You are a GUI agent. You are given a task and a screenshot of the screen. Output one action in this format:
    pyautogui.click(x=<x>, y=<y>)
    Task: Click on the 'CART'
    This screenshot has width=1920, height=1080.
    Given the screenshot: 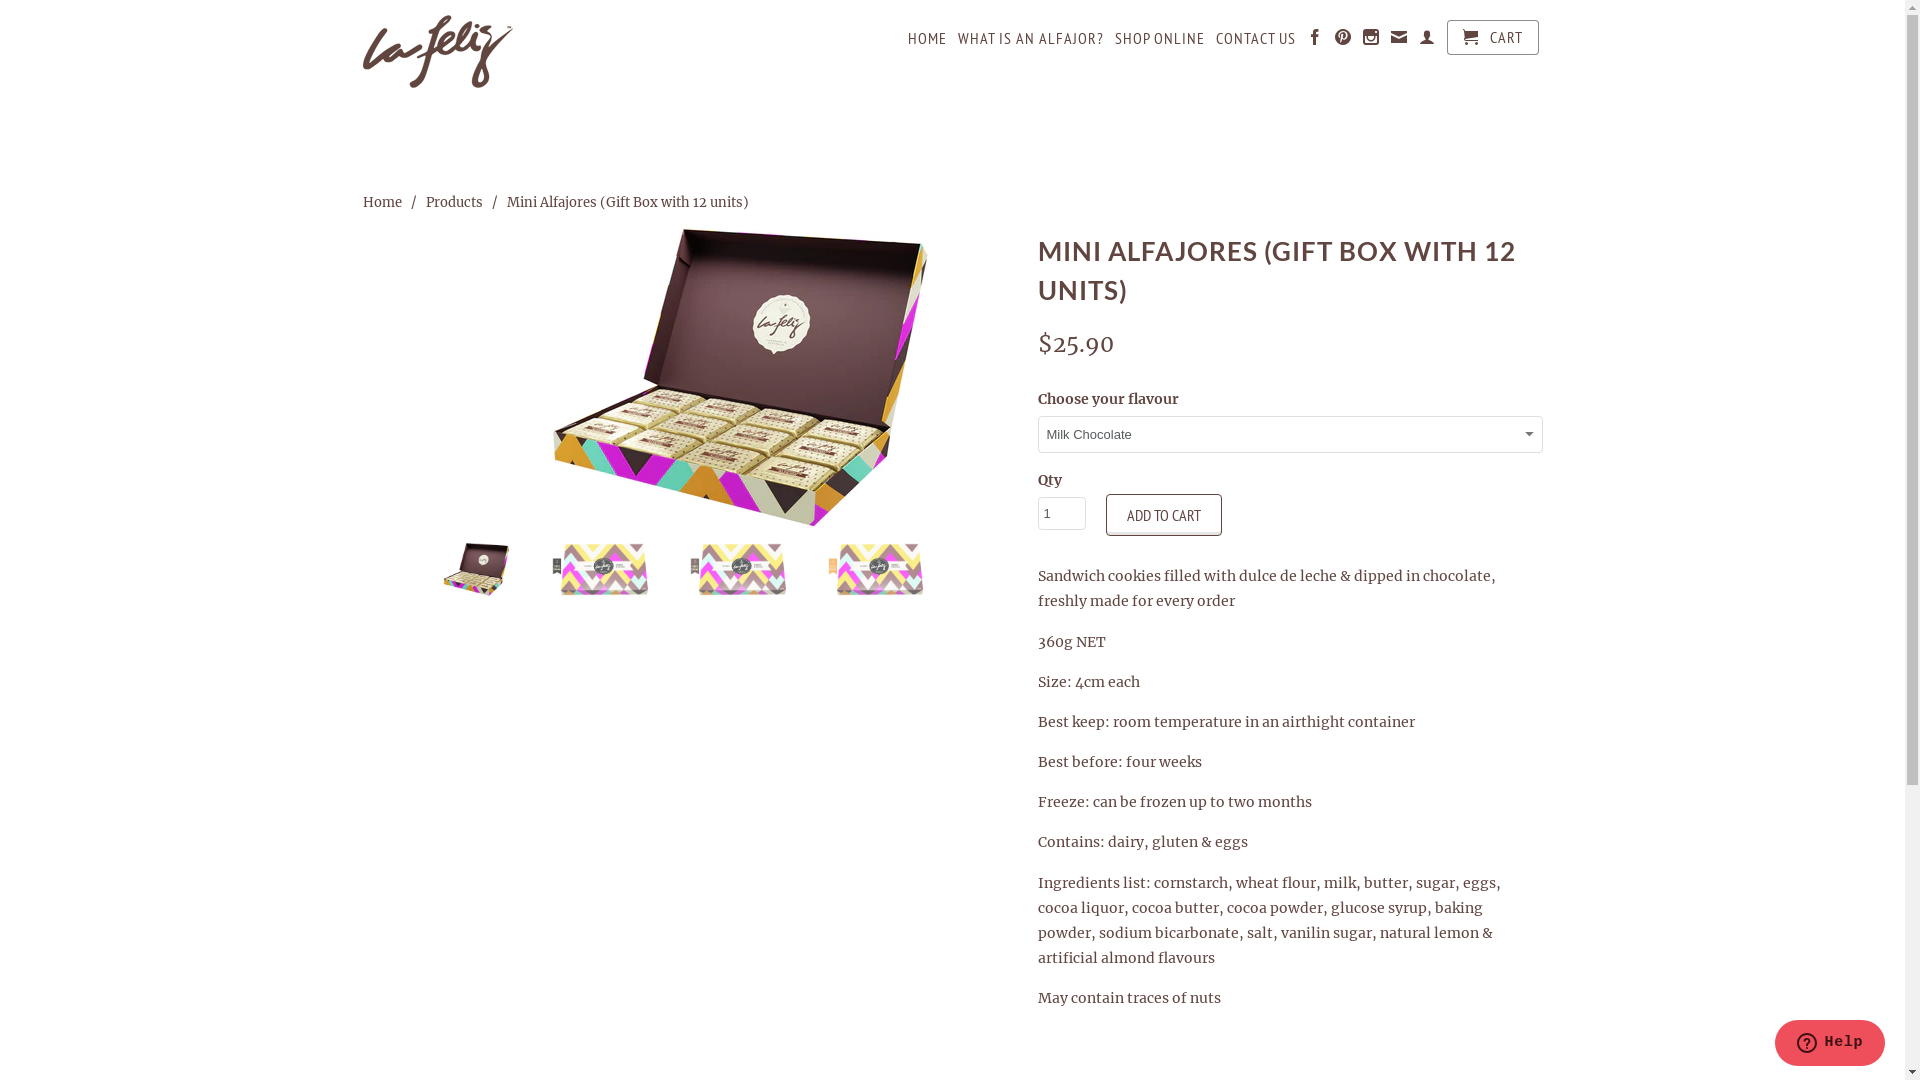 What is the action you would take?
    pyautogui.click(x=1445, y=37)
    